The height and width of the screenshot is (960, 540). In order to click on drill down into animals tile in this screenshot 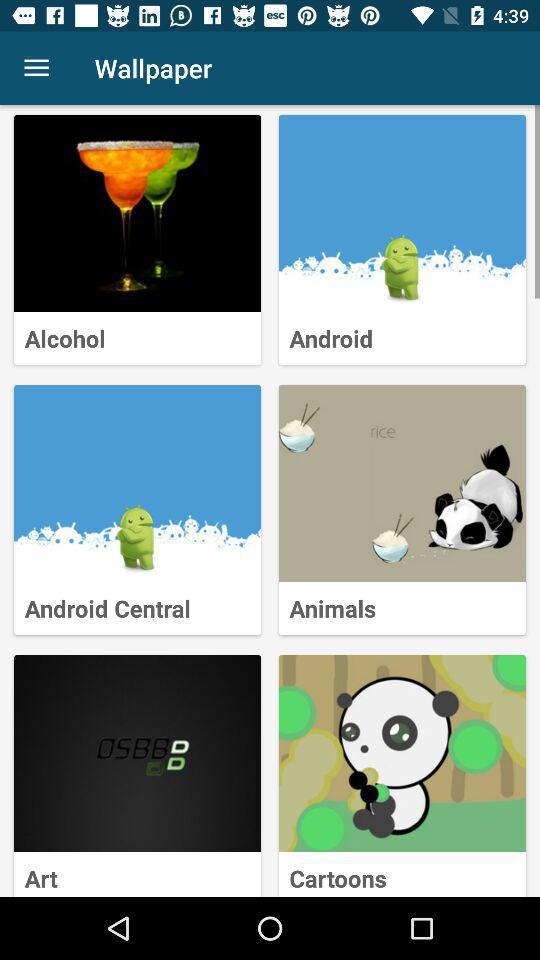, I will do `click(402, 482)`.